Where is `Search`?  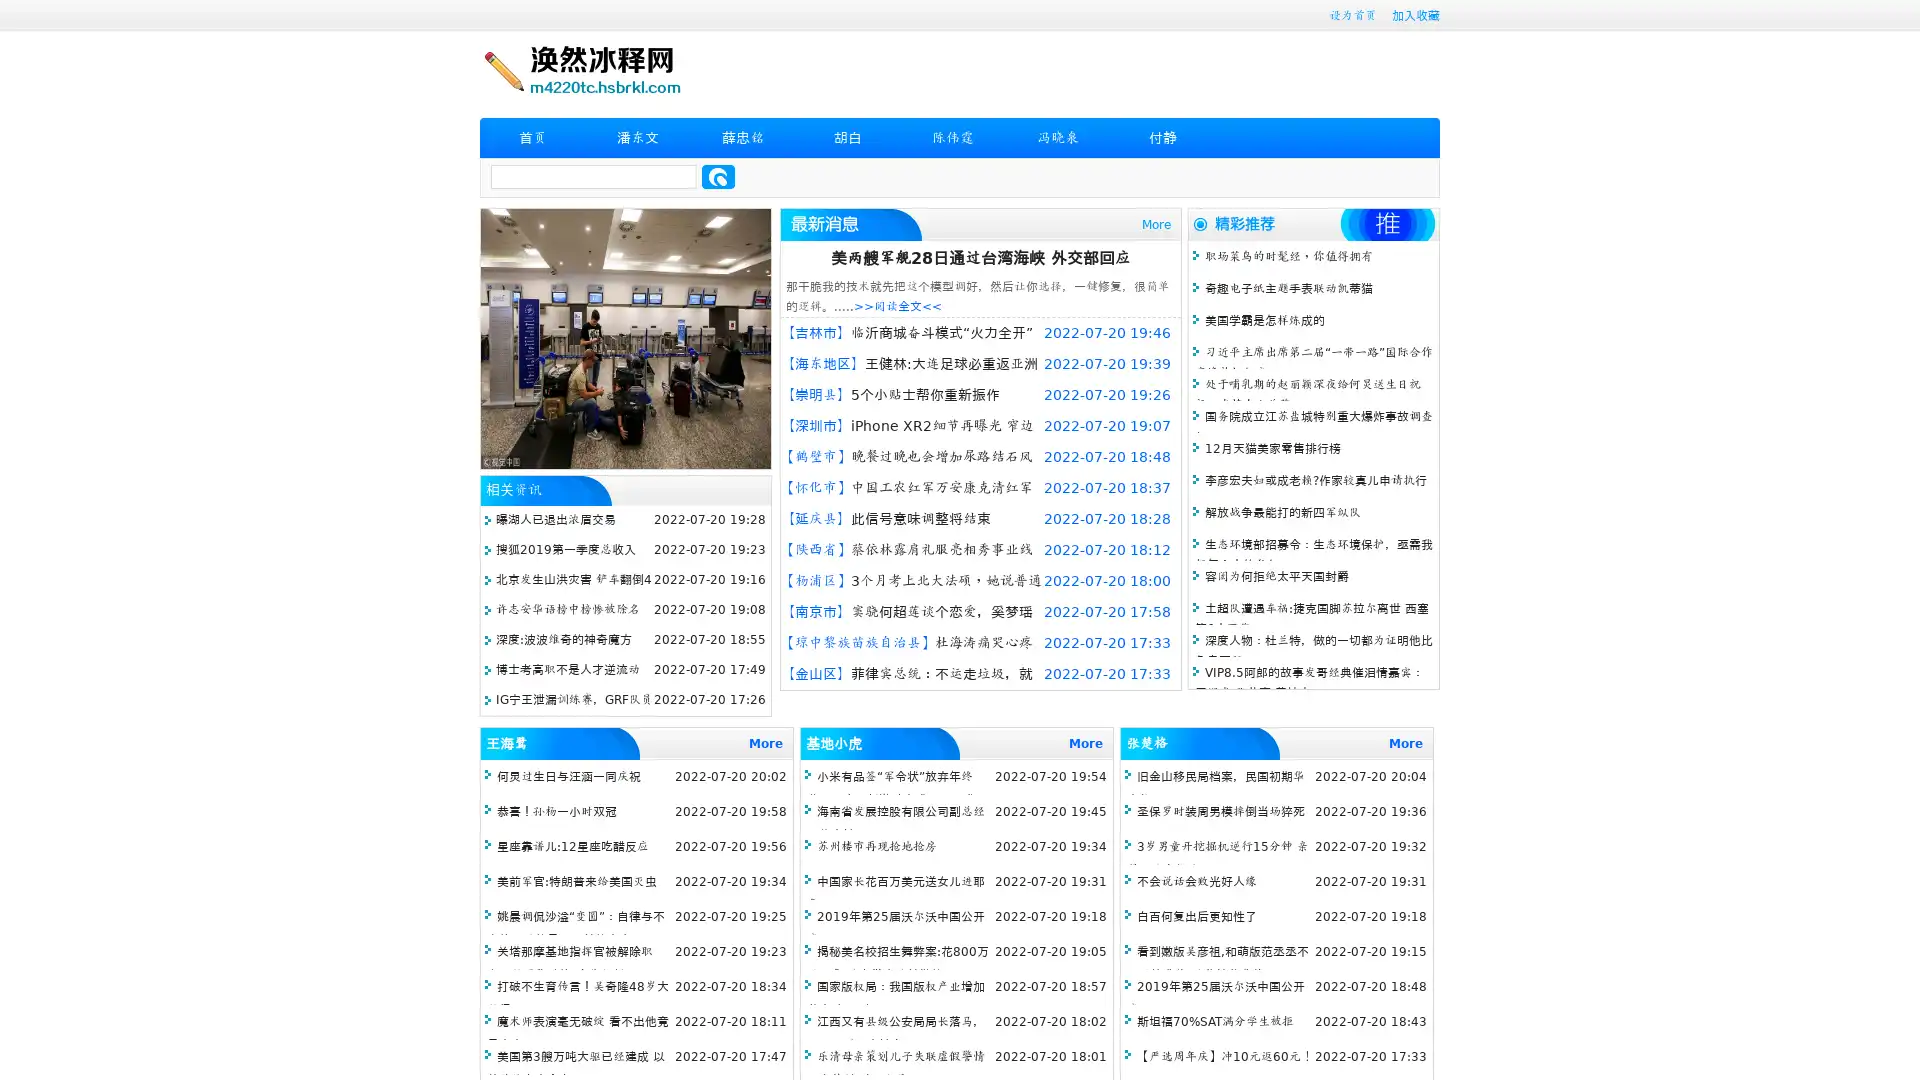 Search is located at coordinates (718, 176).